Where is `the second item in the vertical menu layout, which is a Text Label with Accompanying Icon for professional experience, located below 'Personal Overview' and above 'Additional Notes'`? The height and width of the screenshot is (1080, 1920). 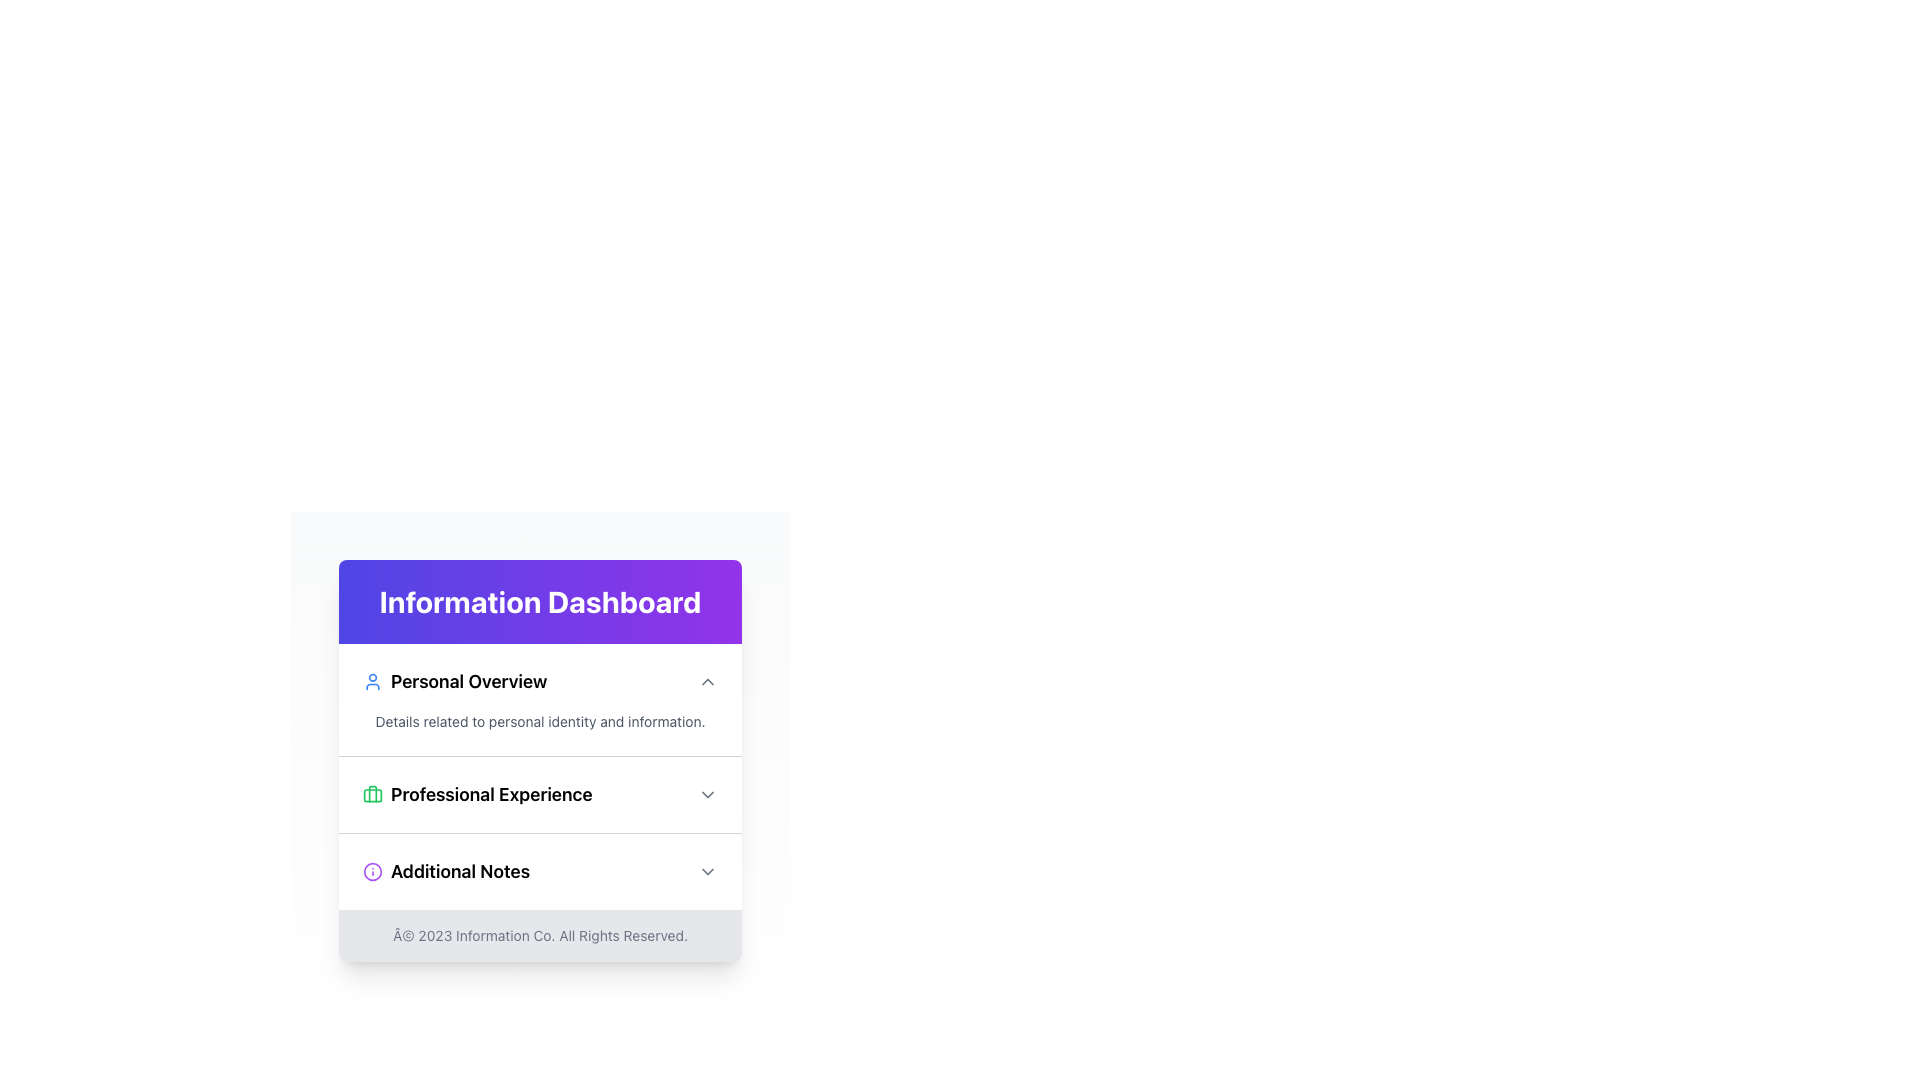 the second item in the vertical menu layout, which is a Text Label with Accompanying Icon for professional experience, located below 'Personal Overview' and above 'Additional Notes' is located at coordinates (476, 793).